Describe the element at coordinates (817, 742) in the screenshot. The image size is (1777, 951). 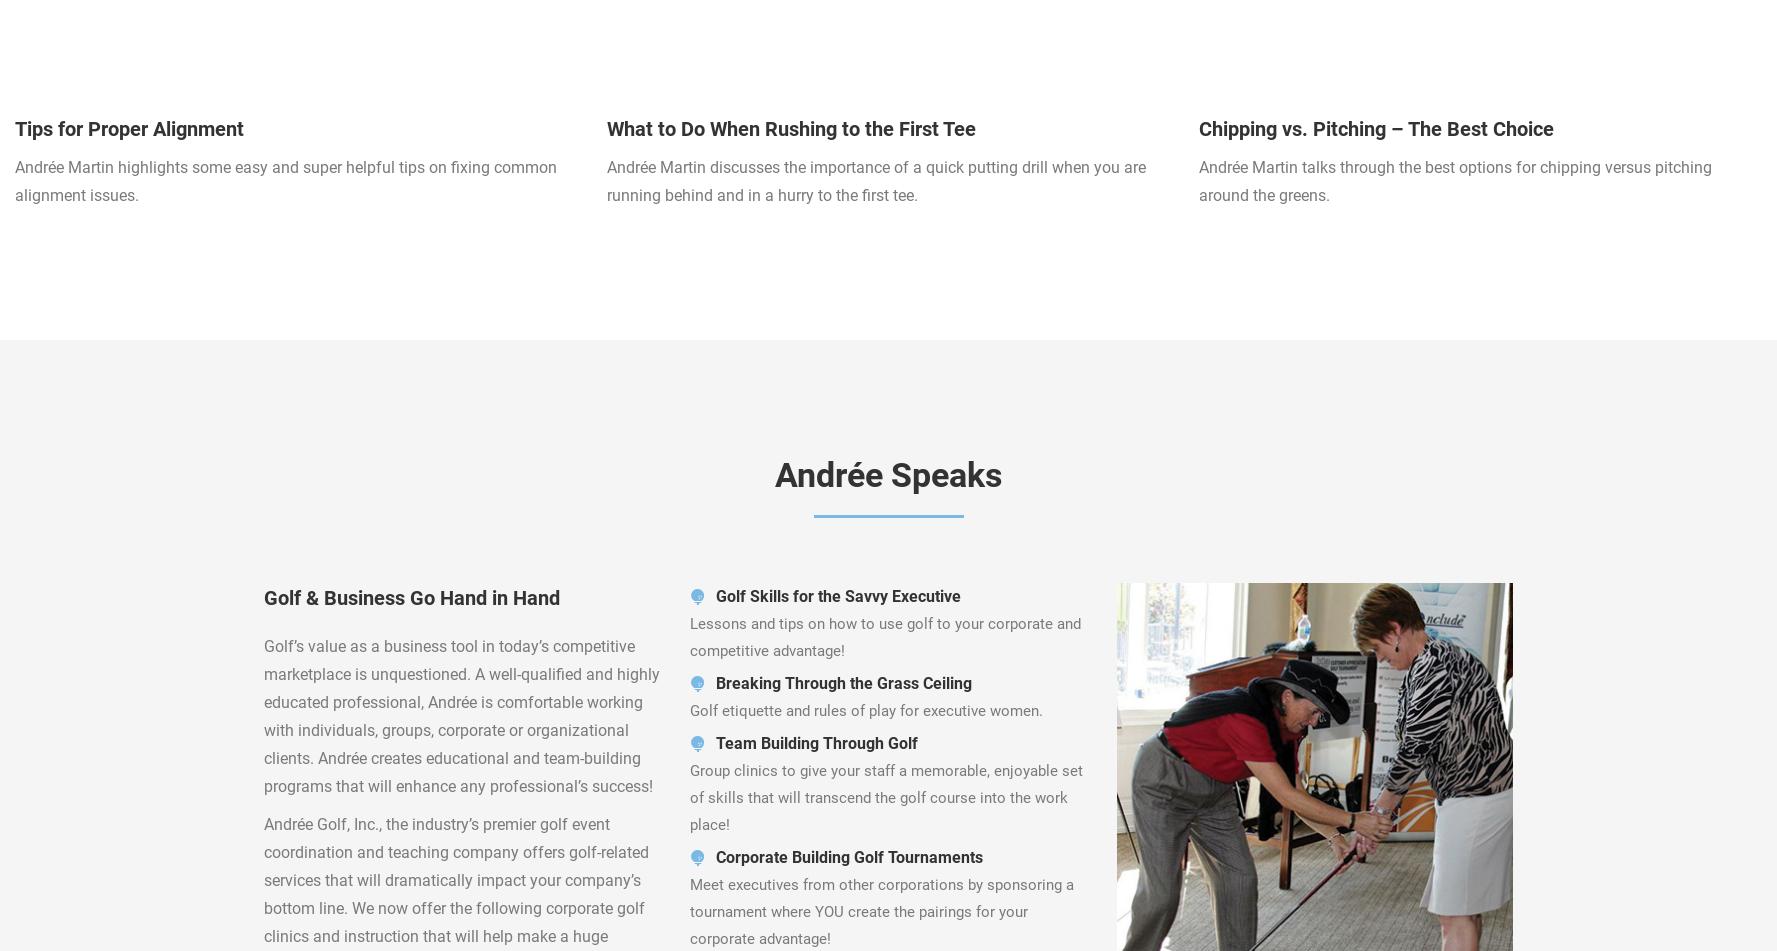
I see `'Team Building Through Golf'` at that location.